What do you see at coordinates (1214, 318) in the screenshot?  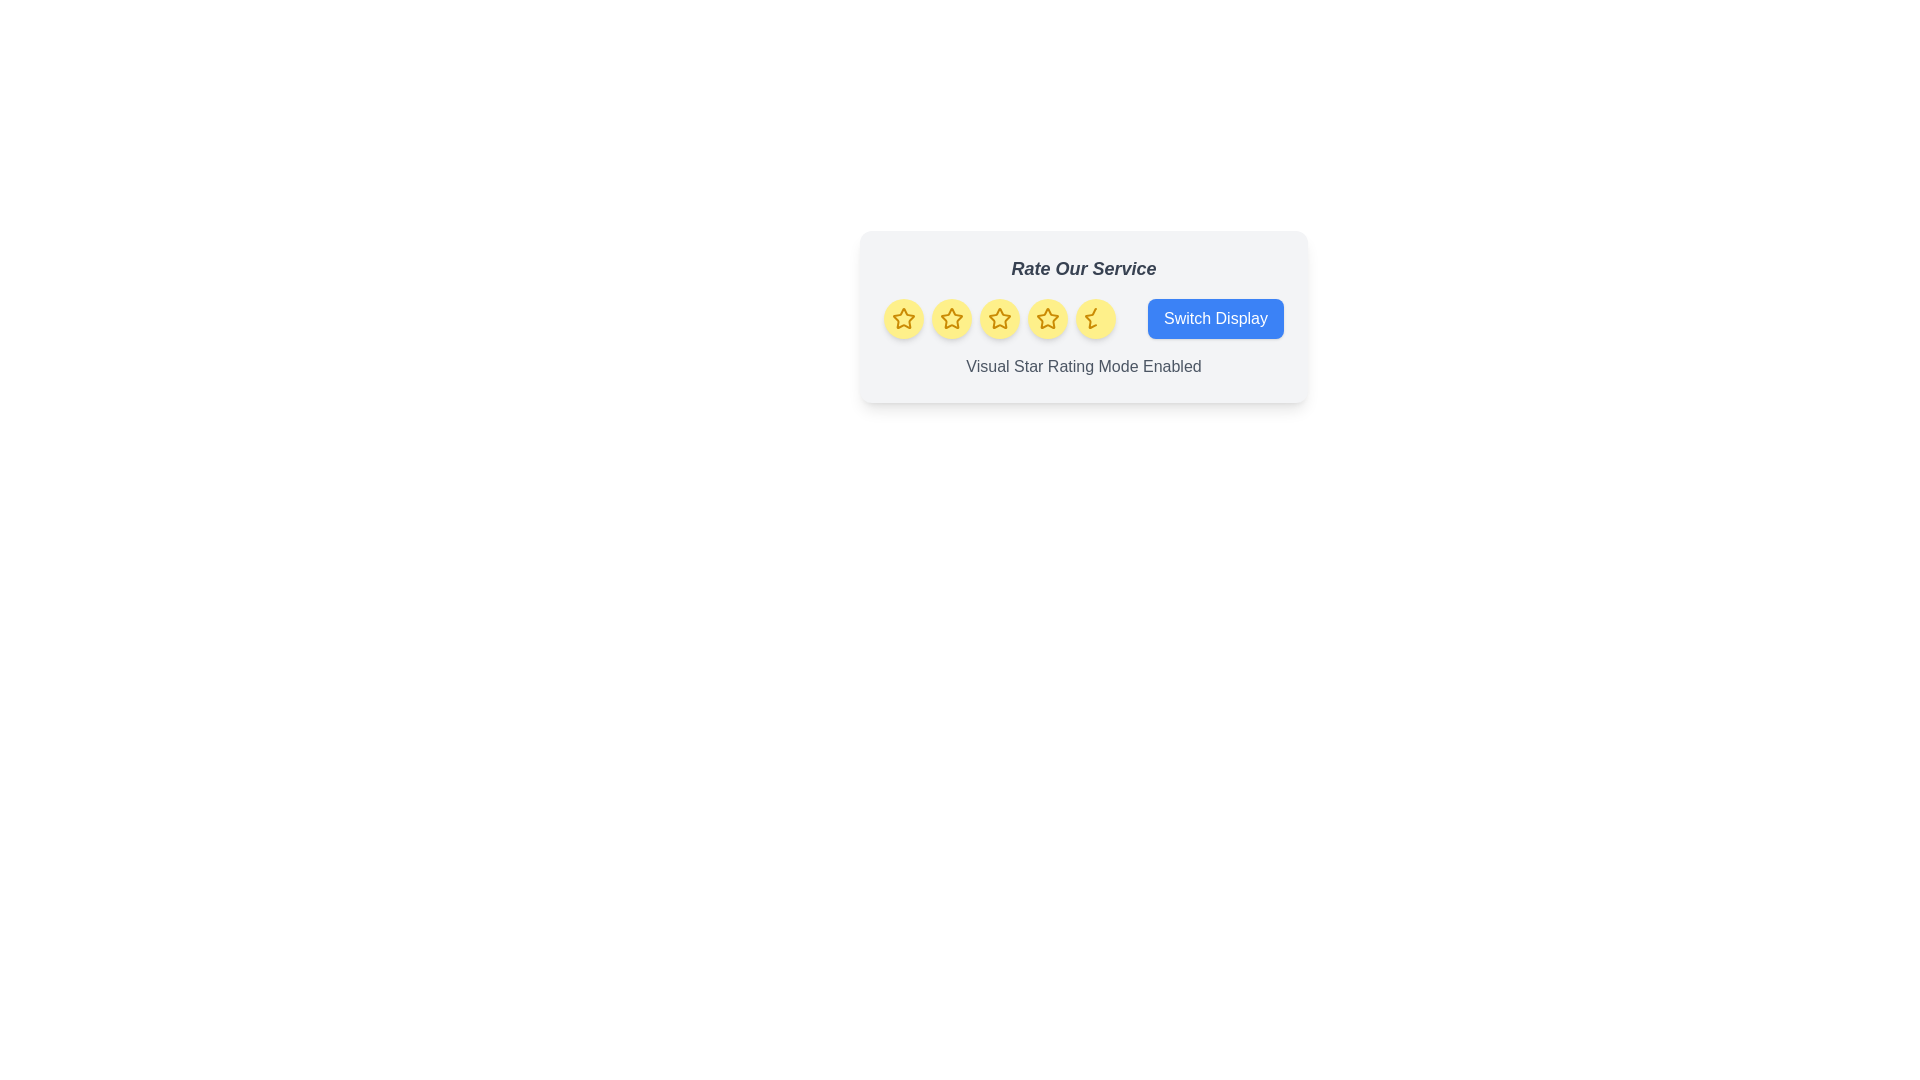 I see `the 'Switch Display' button to toggle the display mode` at bounding box center [1214, 318].